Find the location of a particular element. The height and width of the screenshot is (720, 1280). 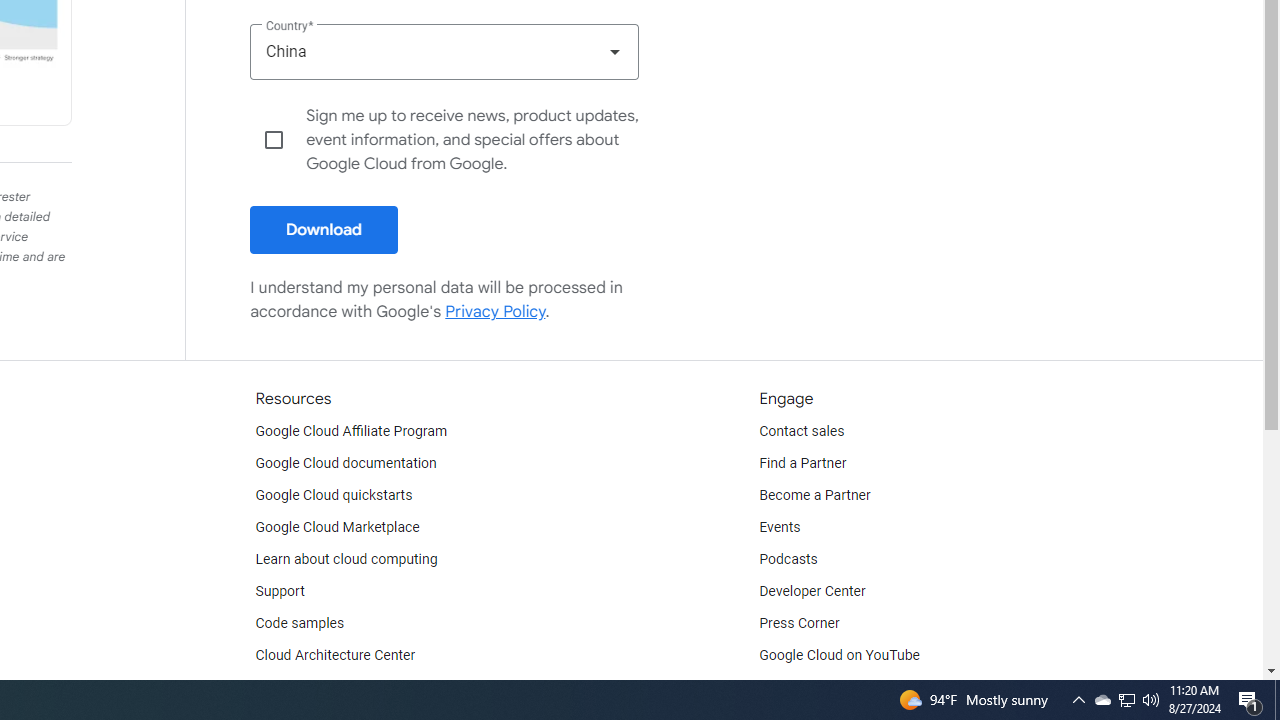

'Events' is located at coordinates (779, 527).